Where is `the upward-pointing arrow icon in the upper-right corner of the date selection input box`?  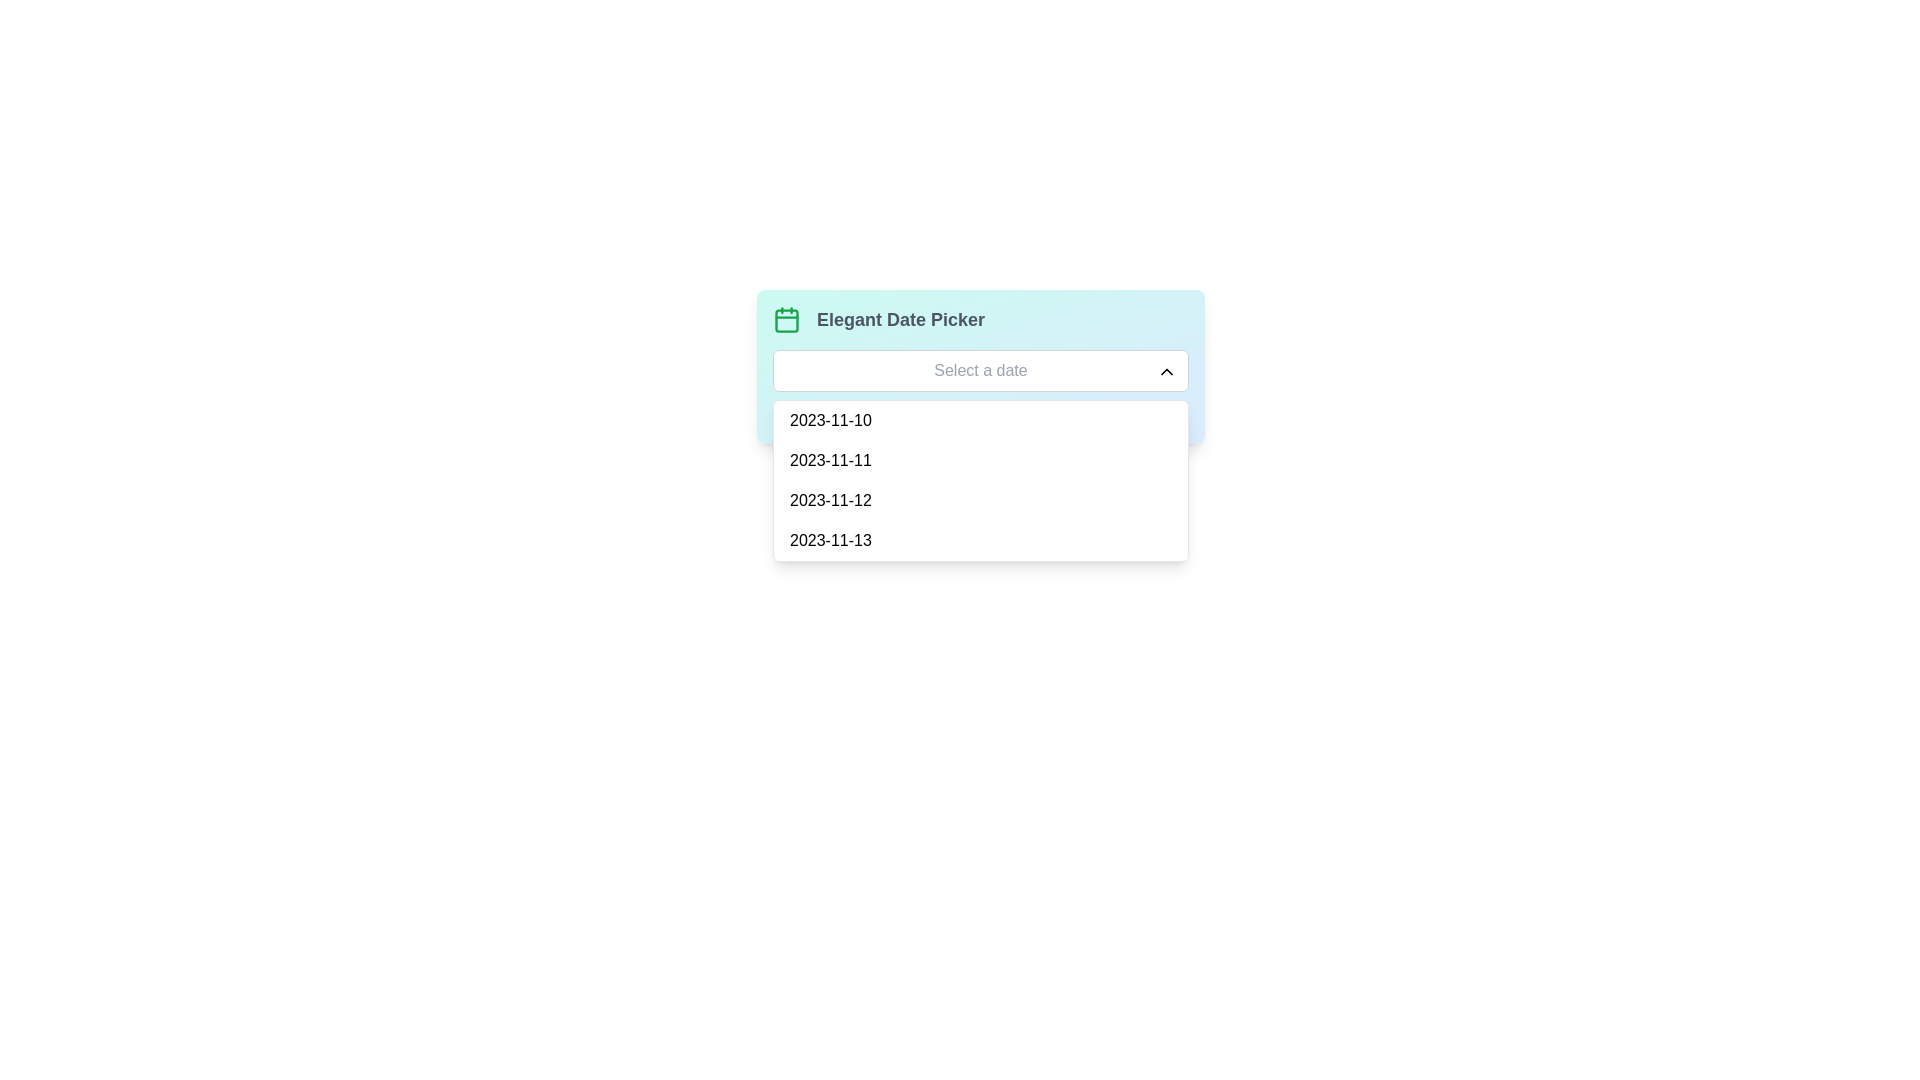
the upward-pointing arrow icon in the upper-right corner of the date selection input box is located at coordinates (1166, 371).